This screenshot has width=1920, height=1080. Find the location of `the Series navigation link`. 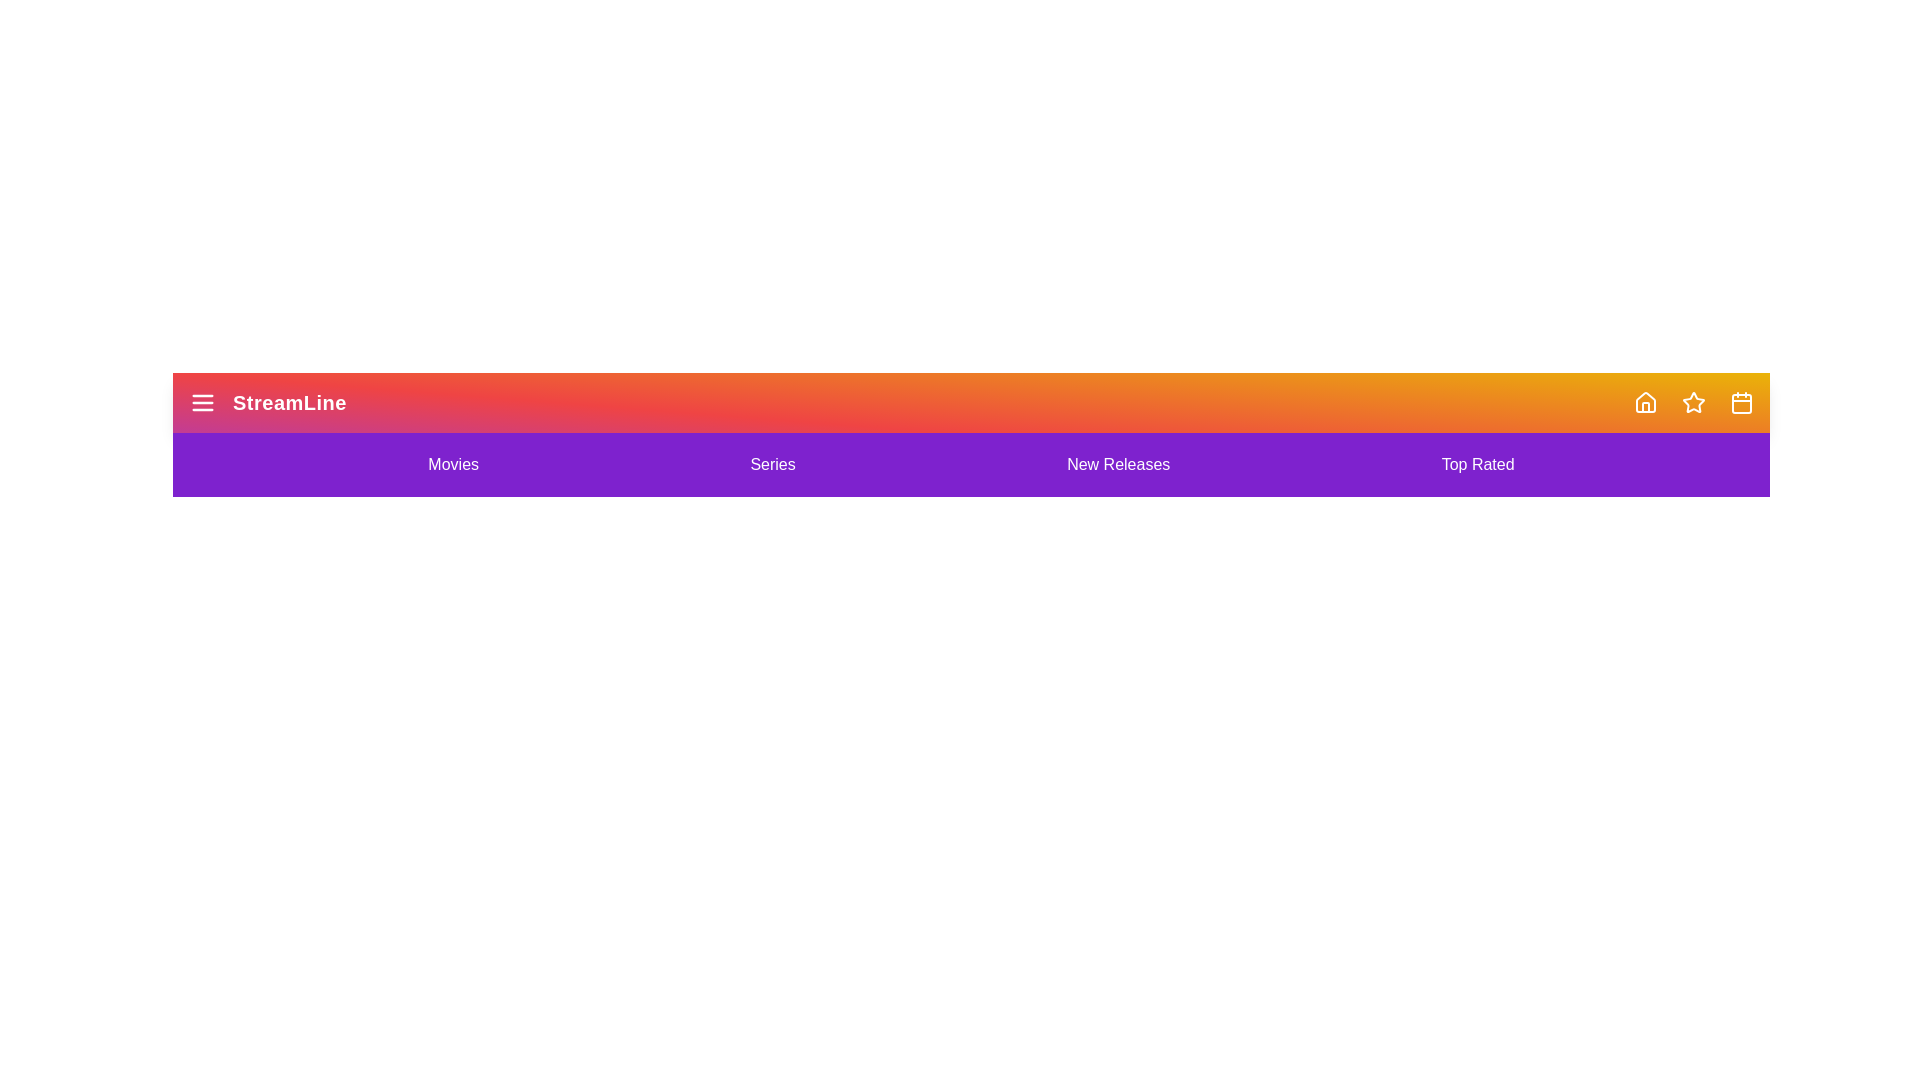

the Series navigation link is located at coordinates (771, 465).